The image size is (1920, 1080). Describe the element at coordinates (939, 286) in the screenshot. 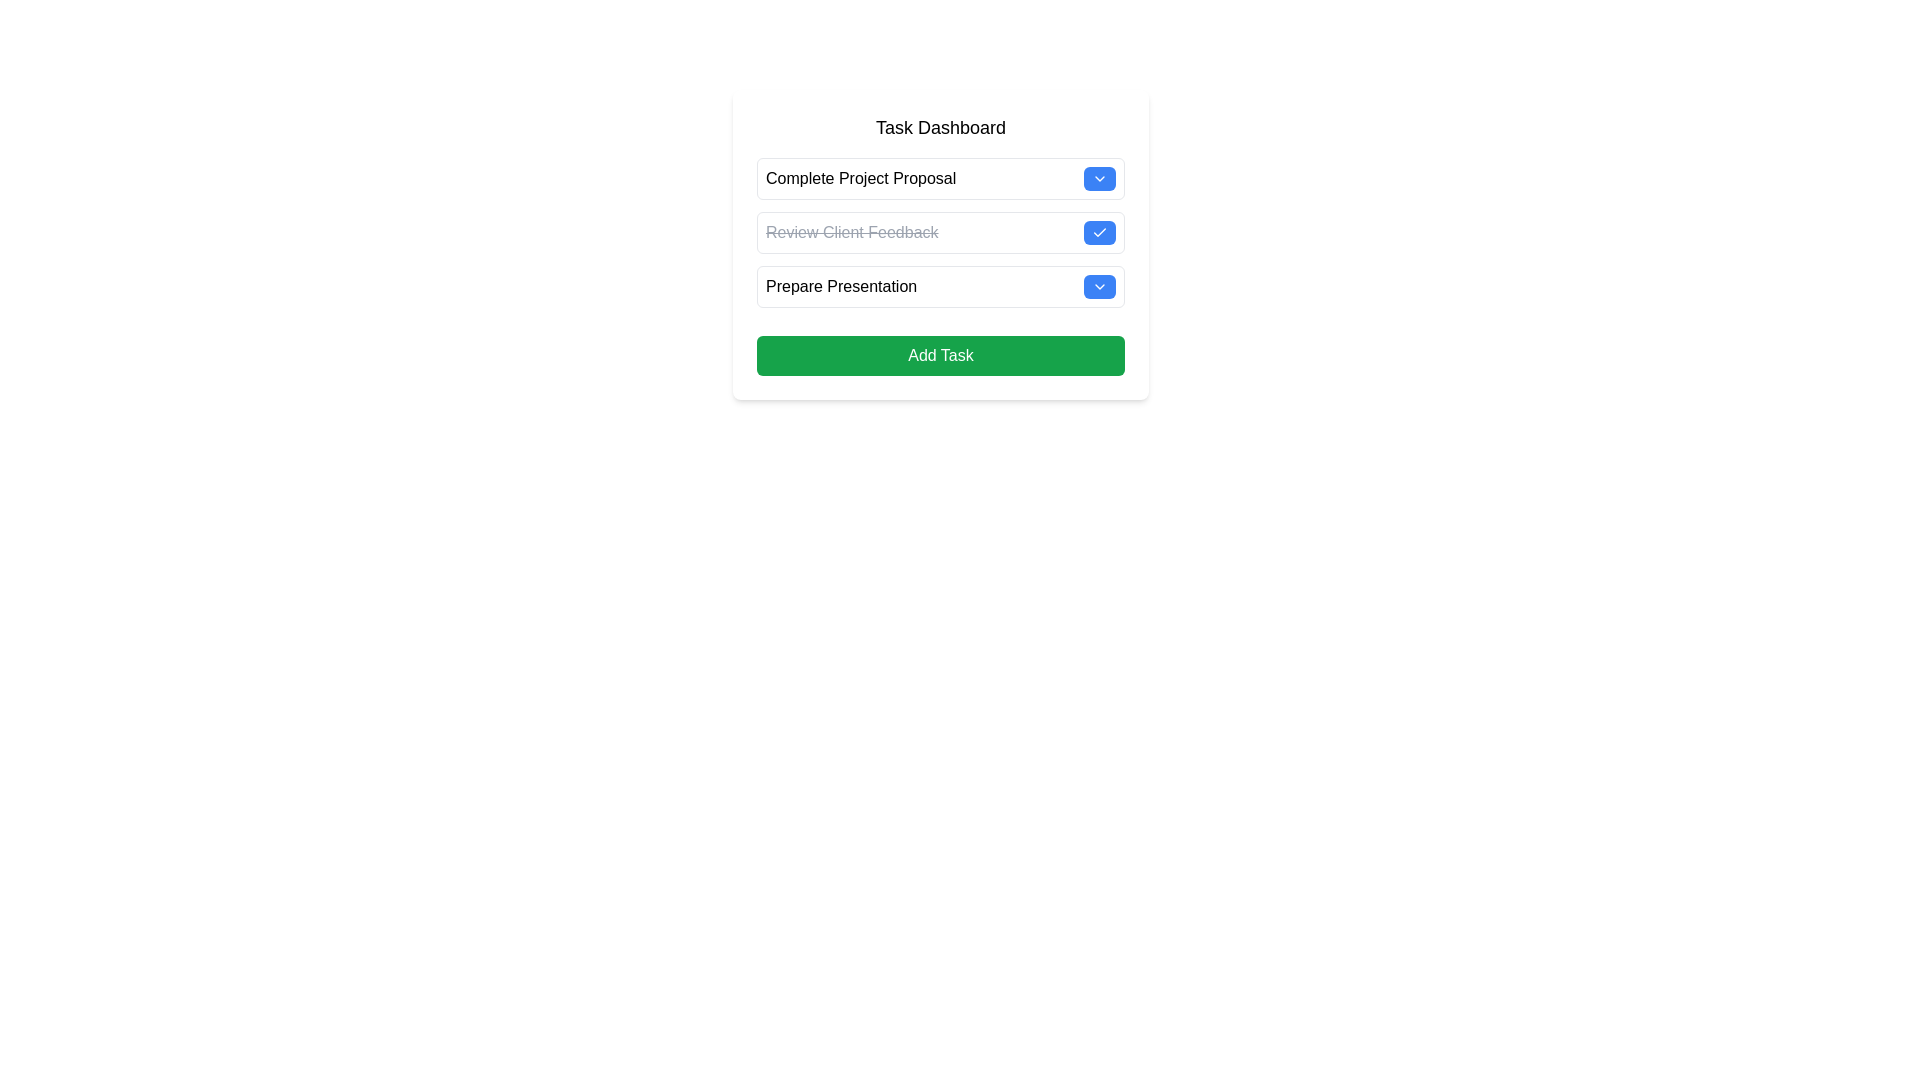

I see `the task item labeled 'Prepare Presentation' to modify the task` at that location.